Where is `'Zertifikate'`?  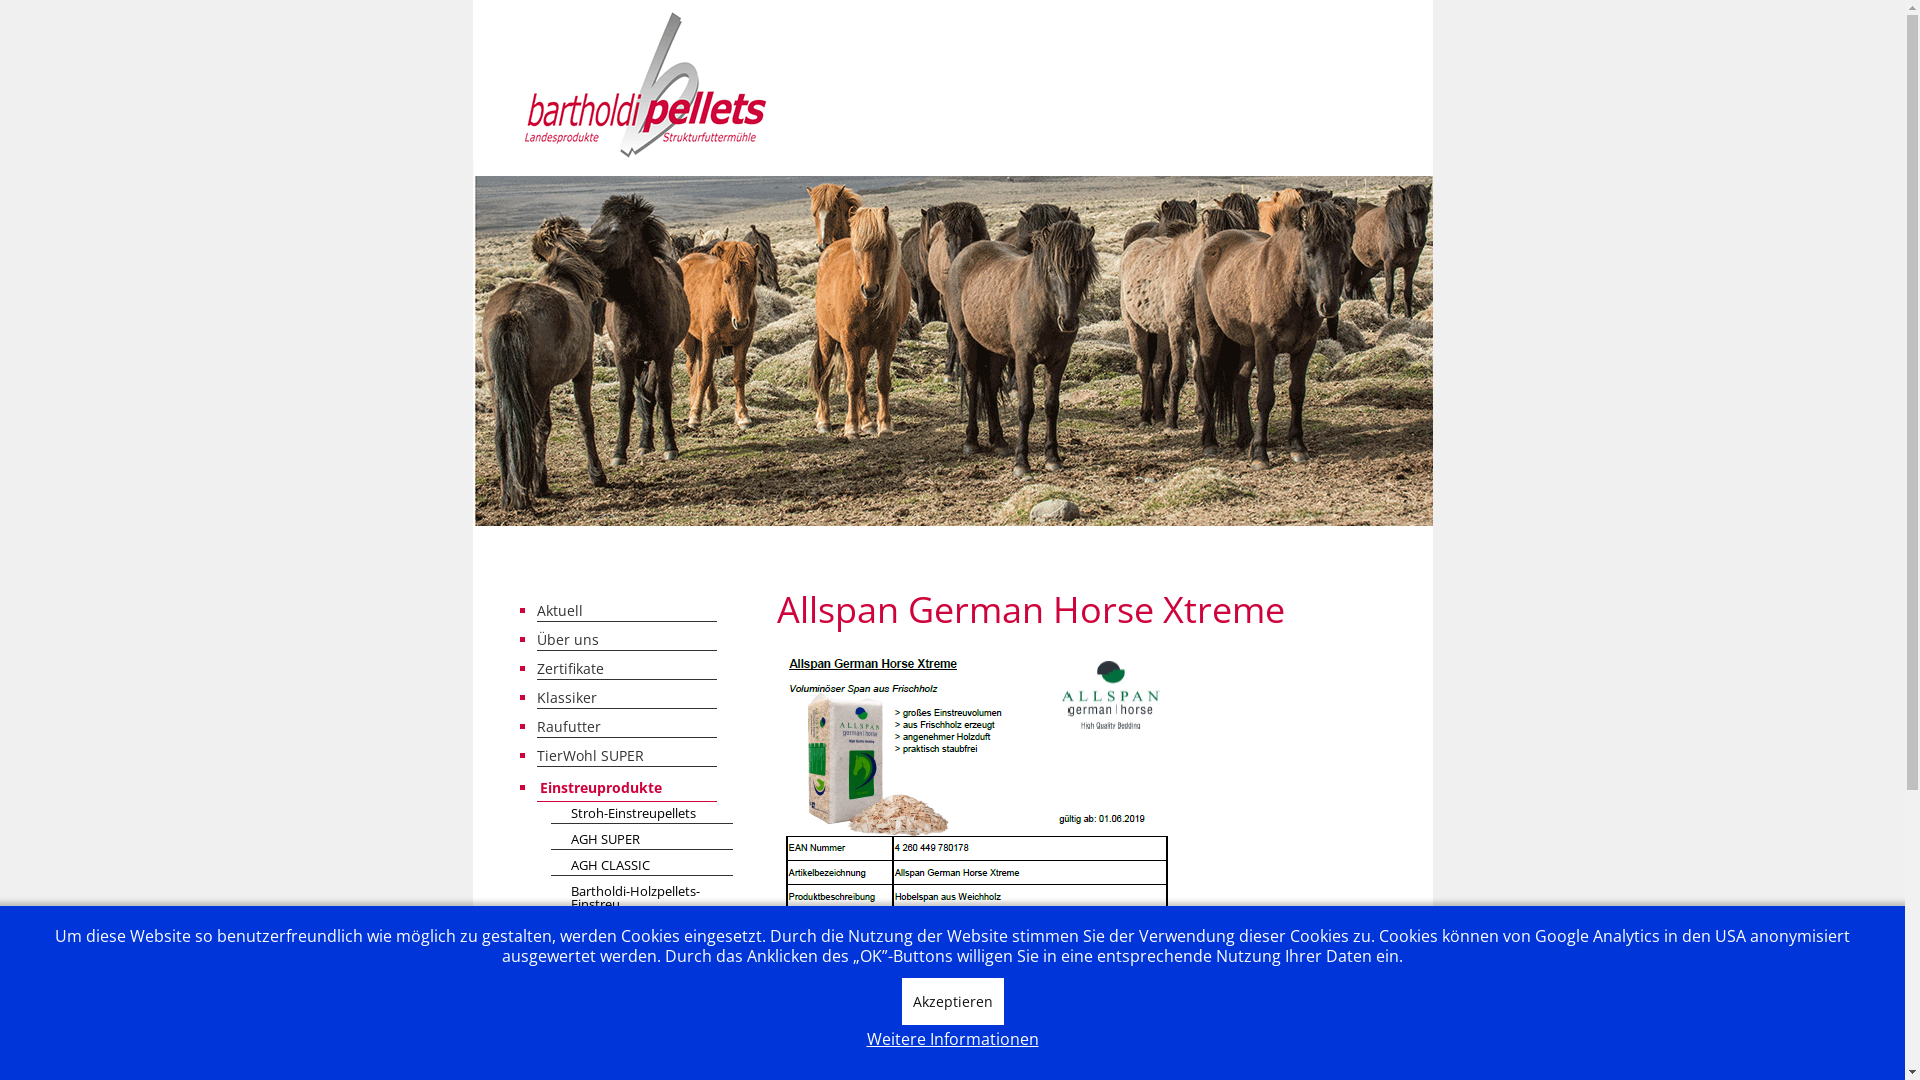
'Zertifikate' is located at coordinates (624, 668).